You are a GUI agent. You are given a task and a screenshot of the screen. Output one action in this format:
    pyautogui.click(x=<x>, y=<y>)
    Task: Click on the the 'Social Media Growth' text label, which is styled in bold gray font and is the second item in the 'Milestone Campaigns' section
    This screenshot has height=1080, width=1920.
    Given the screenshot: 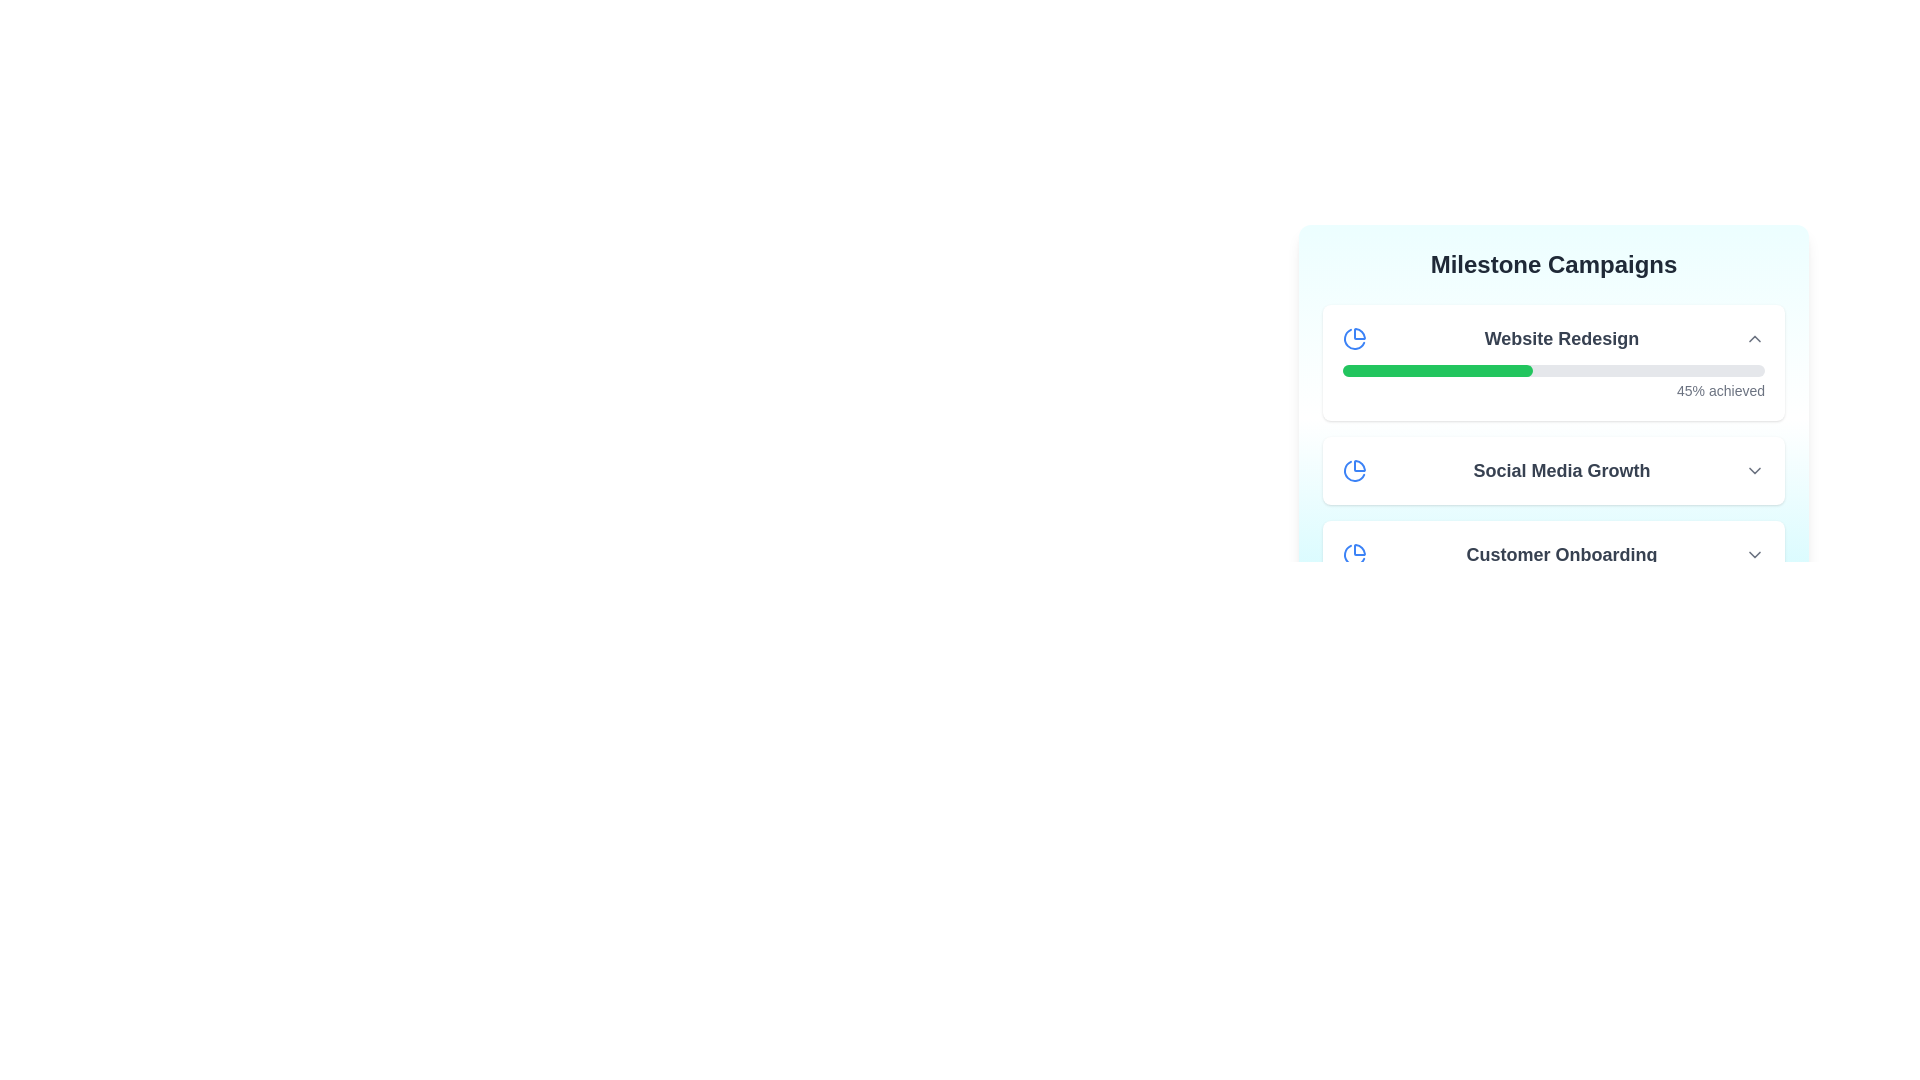 What is the action you would take?
    pyautogui.click(x=1560, y=470)
    